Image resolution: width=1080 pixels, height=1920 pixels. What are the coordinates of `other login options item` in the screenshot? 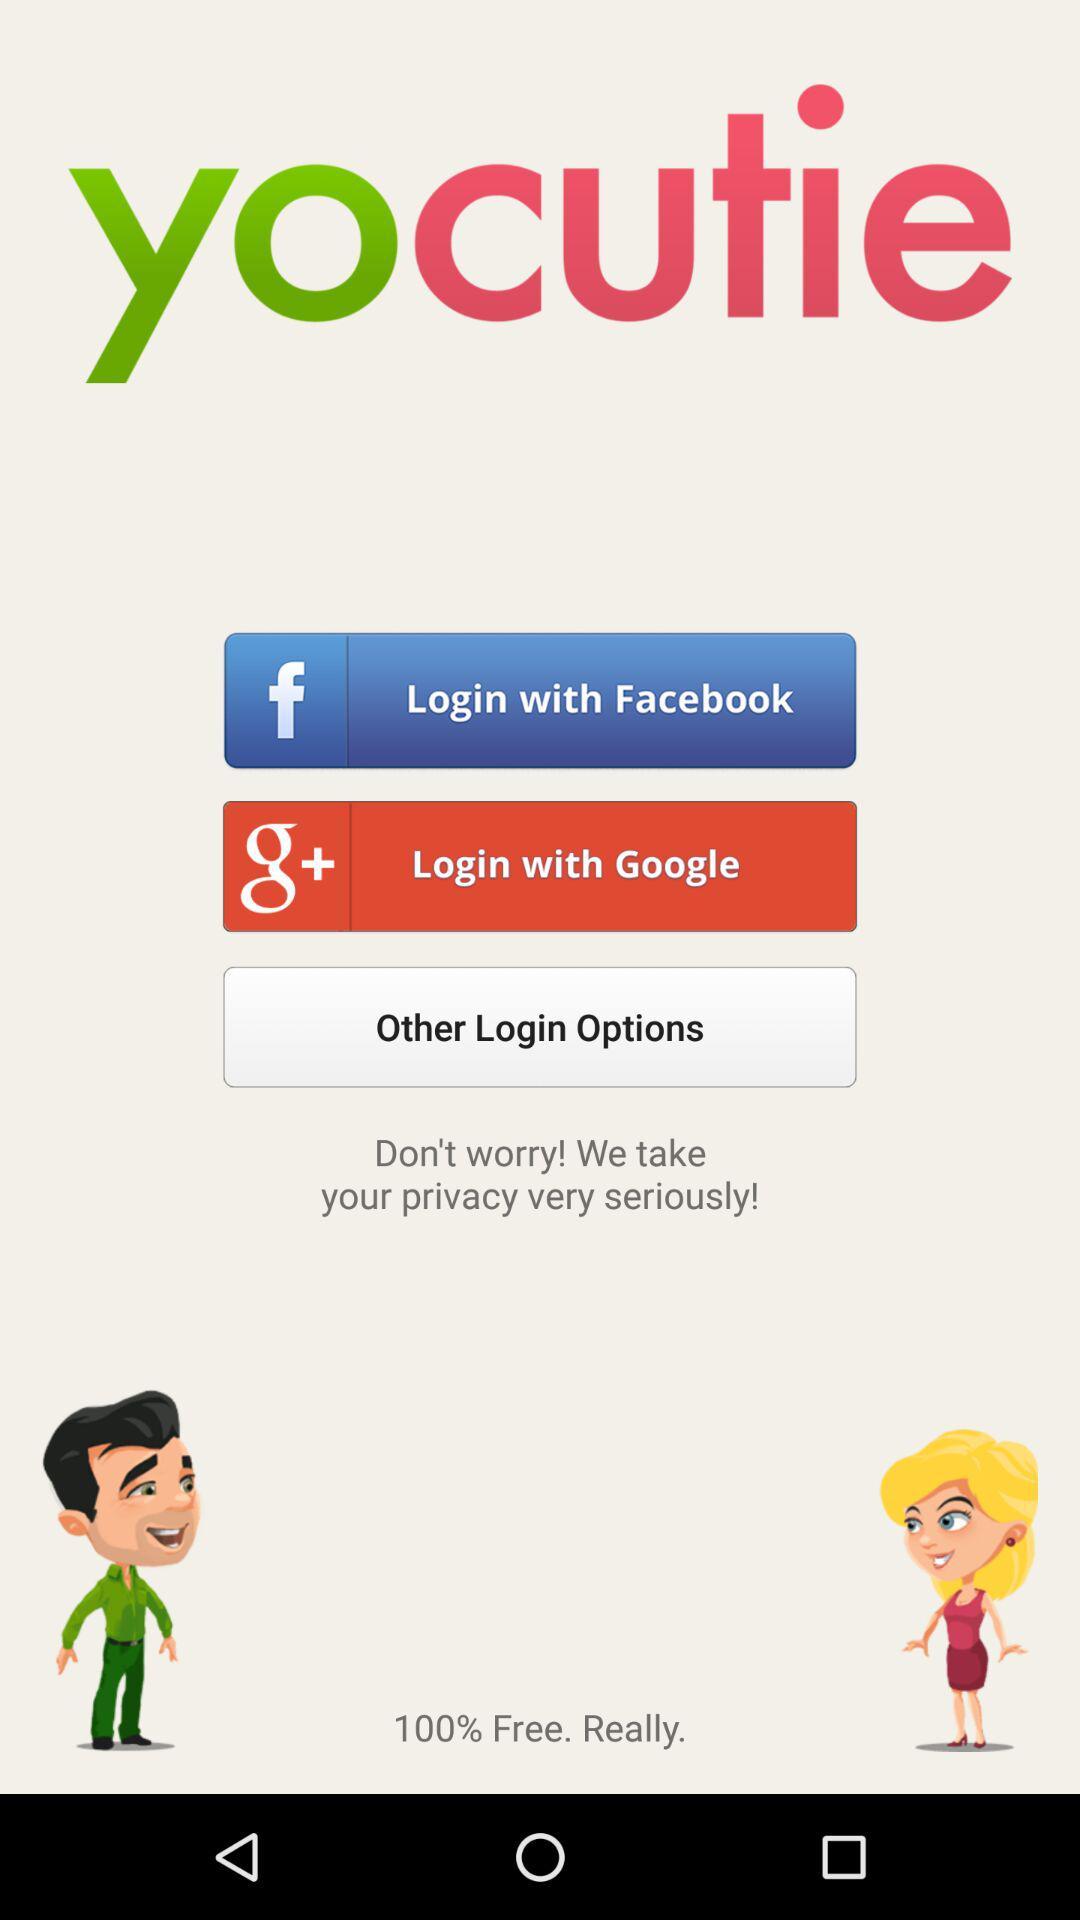 It's located at (540, 1027).